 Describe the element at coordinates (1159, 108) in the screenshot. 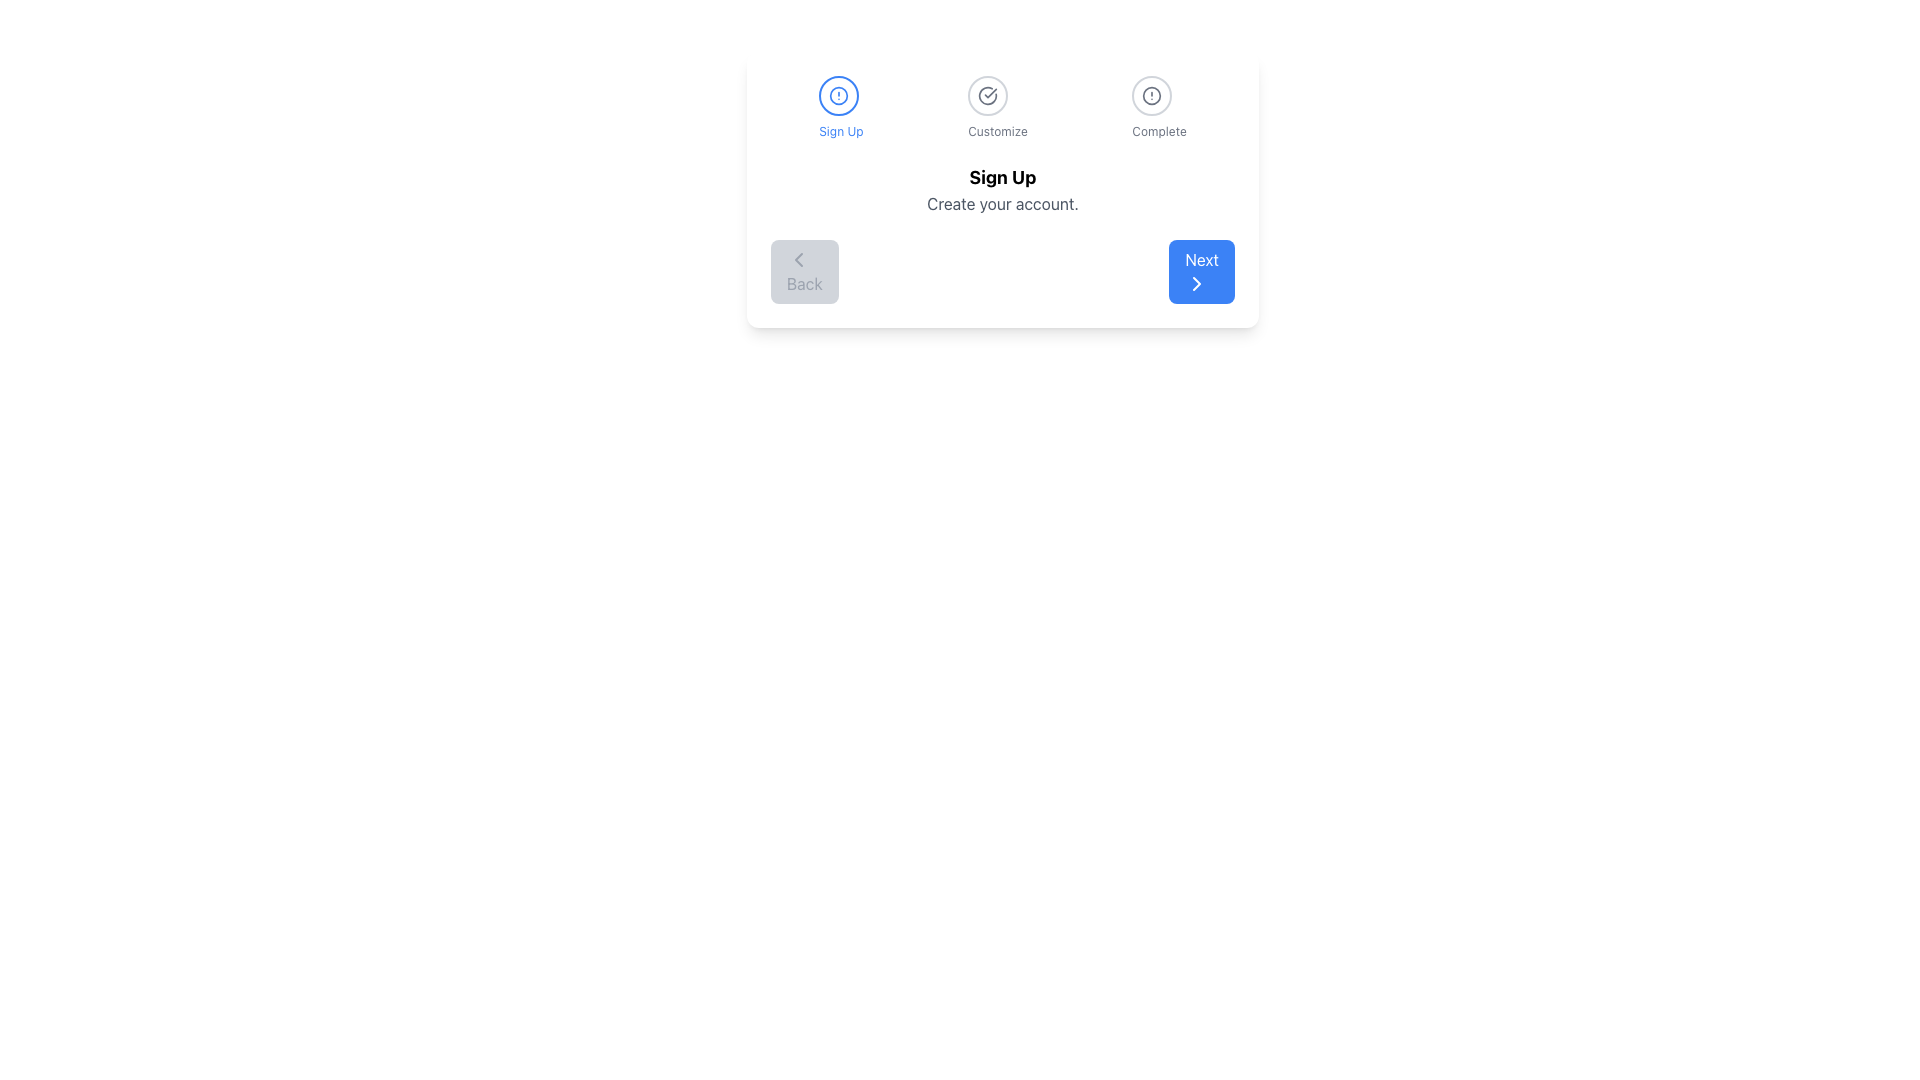

I see `the third step indicator in the step-by-step guide, which indicates the current or subsequent step after 'Sign Up' and 'Customize'` at that location.